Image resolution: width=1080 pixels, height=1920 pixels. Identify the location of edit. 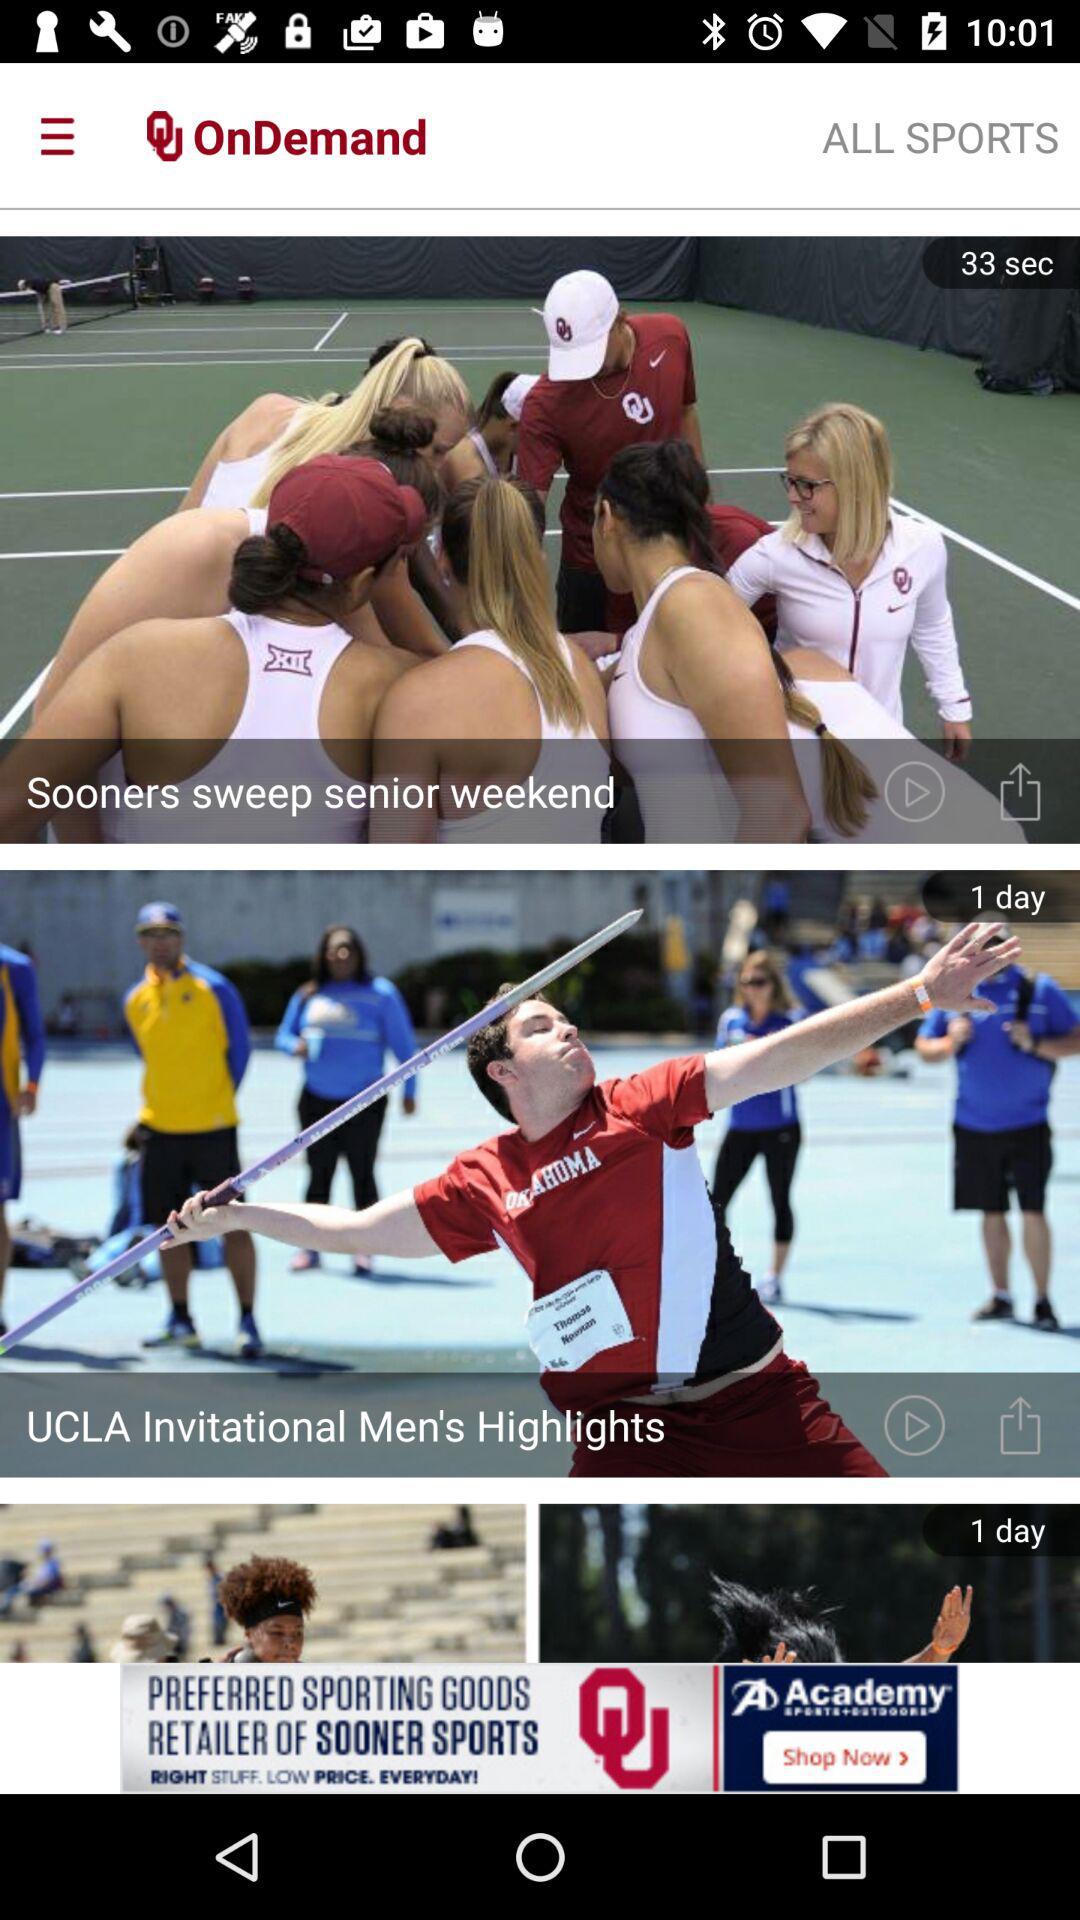
(914, 790).